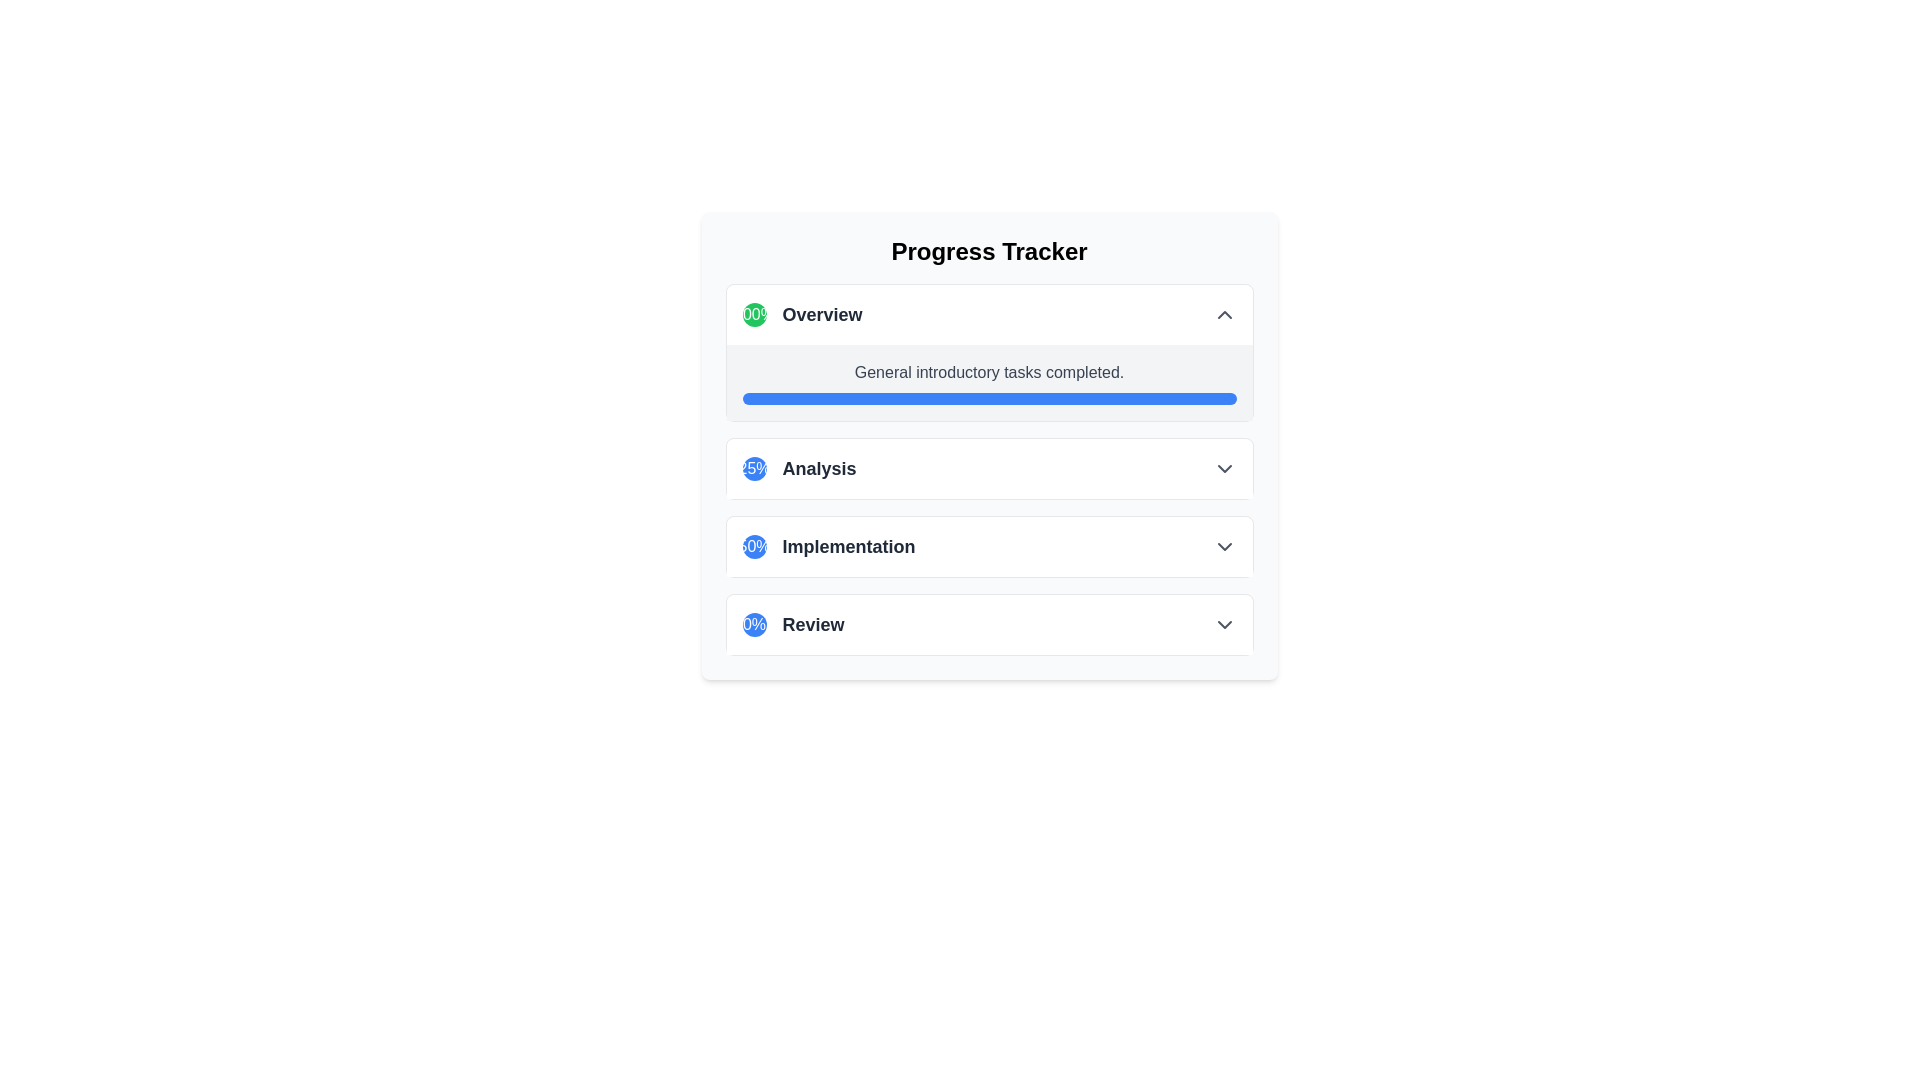 This screenshot has width=1920, height=1080. Describe the element at coordinates (753, 469) in the screenshot. I see `details associated with the Progress Indicator Badge, which is a small circular badge with a blue background displaying '25%' and located to the left of the text 'Analysis' in the 'Progress Tracker' card` at that location.